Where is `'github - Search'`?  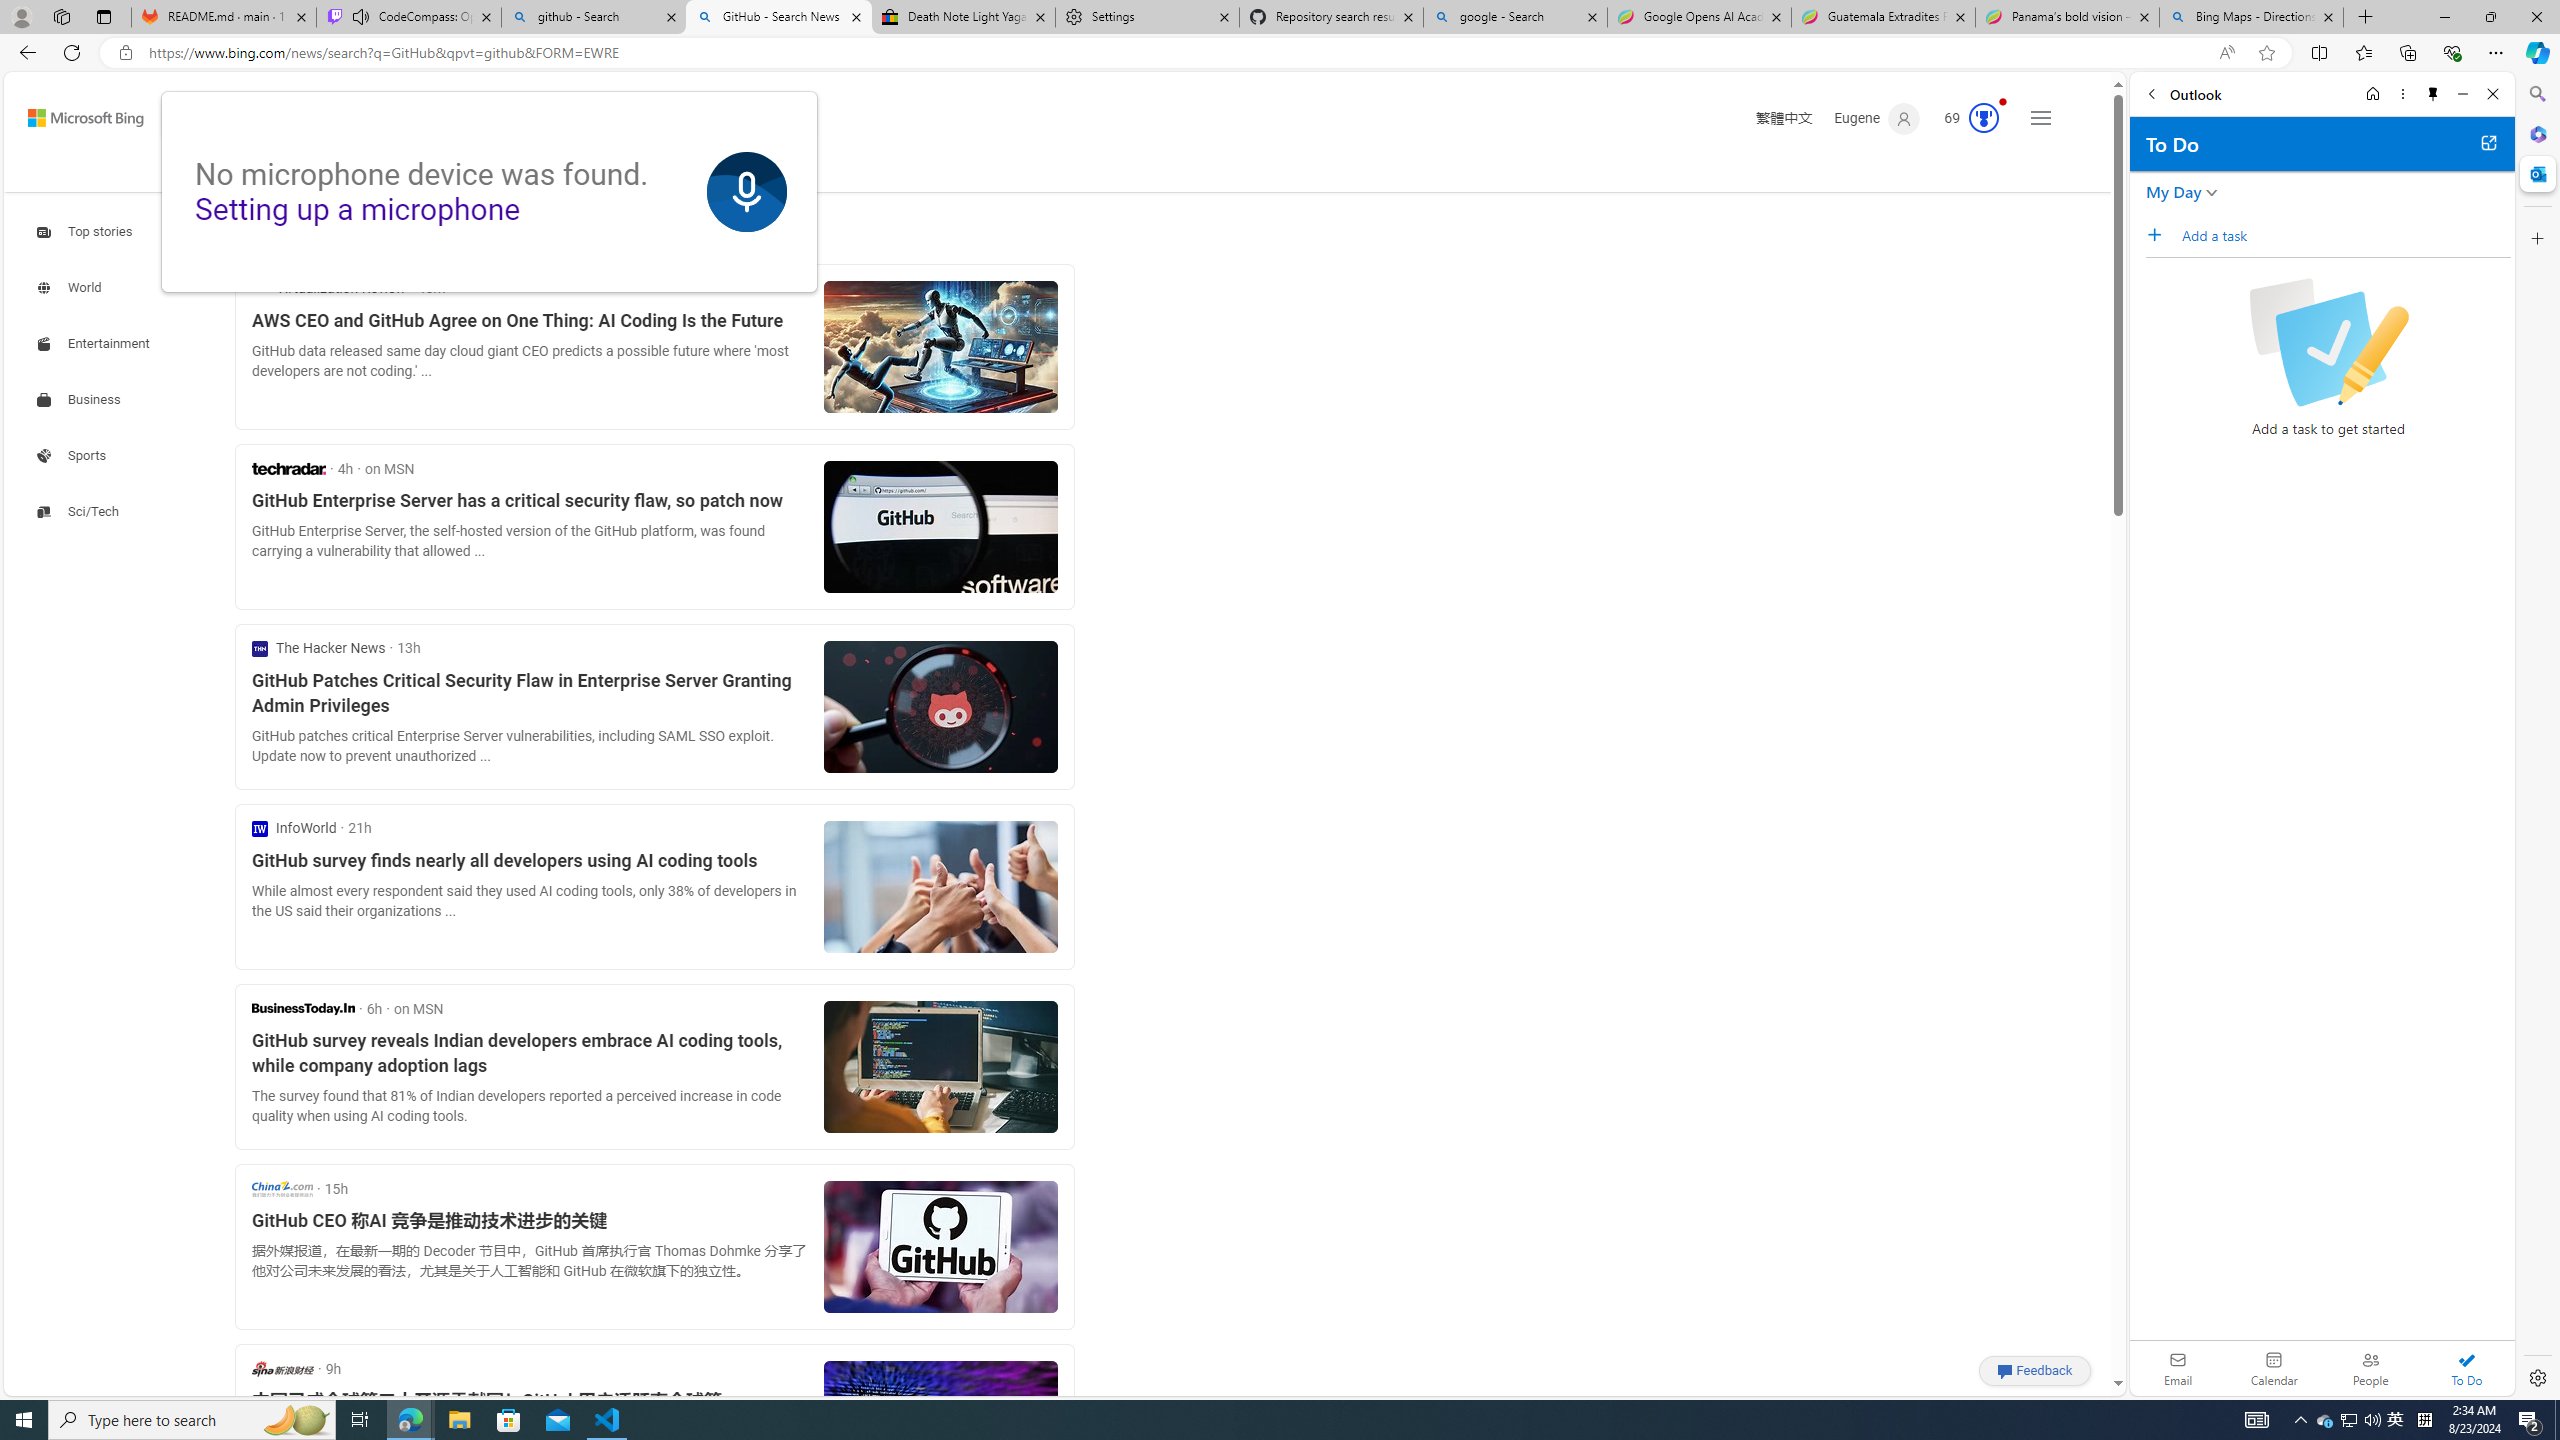
'github - Search' is located at coordinates (592, 16).